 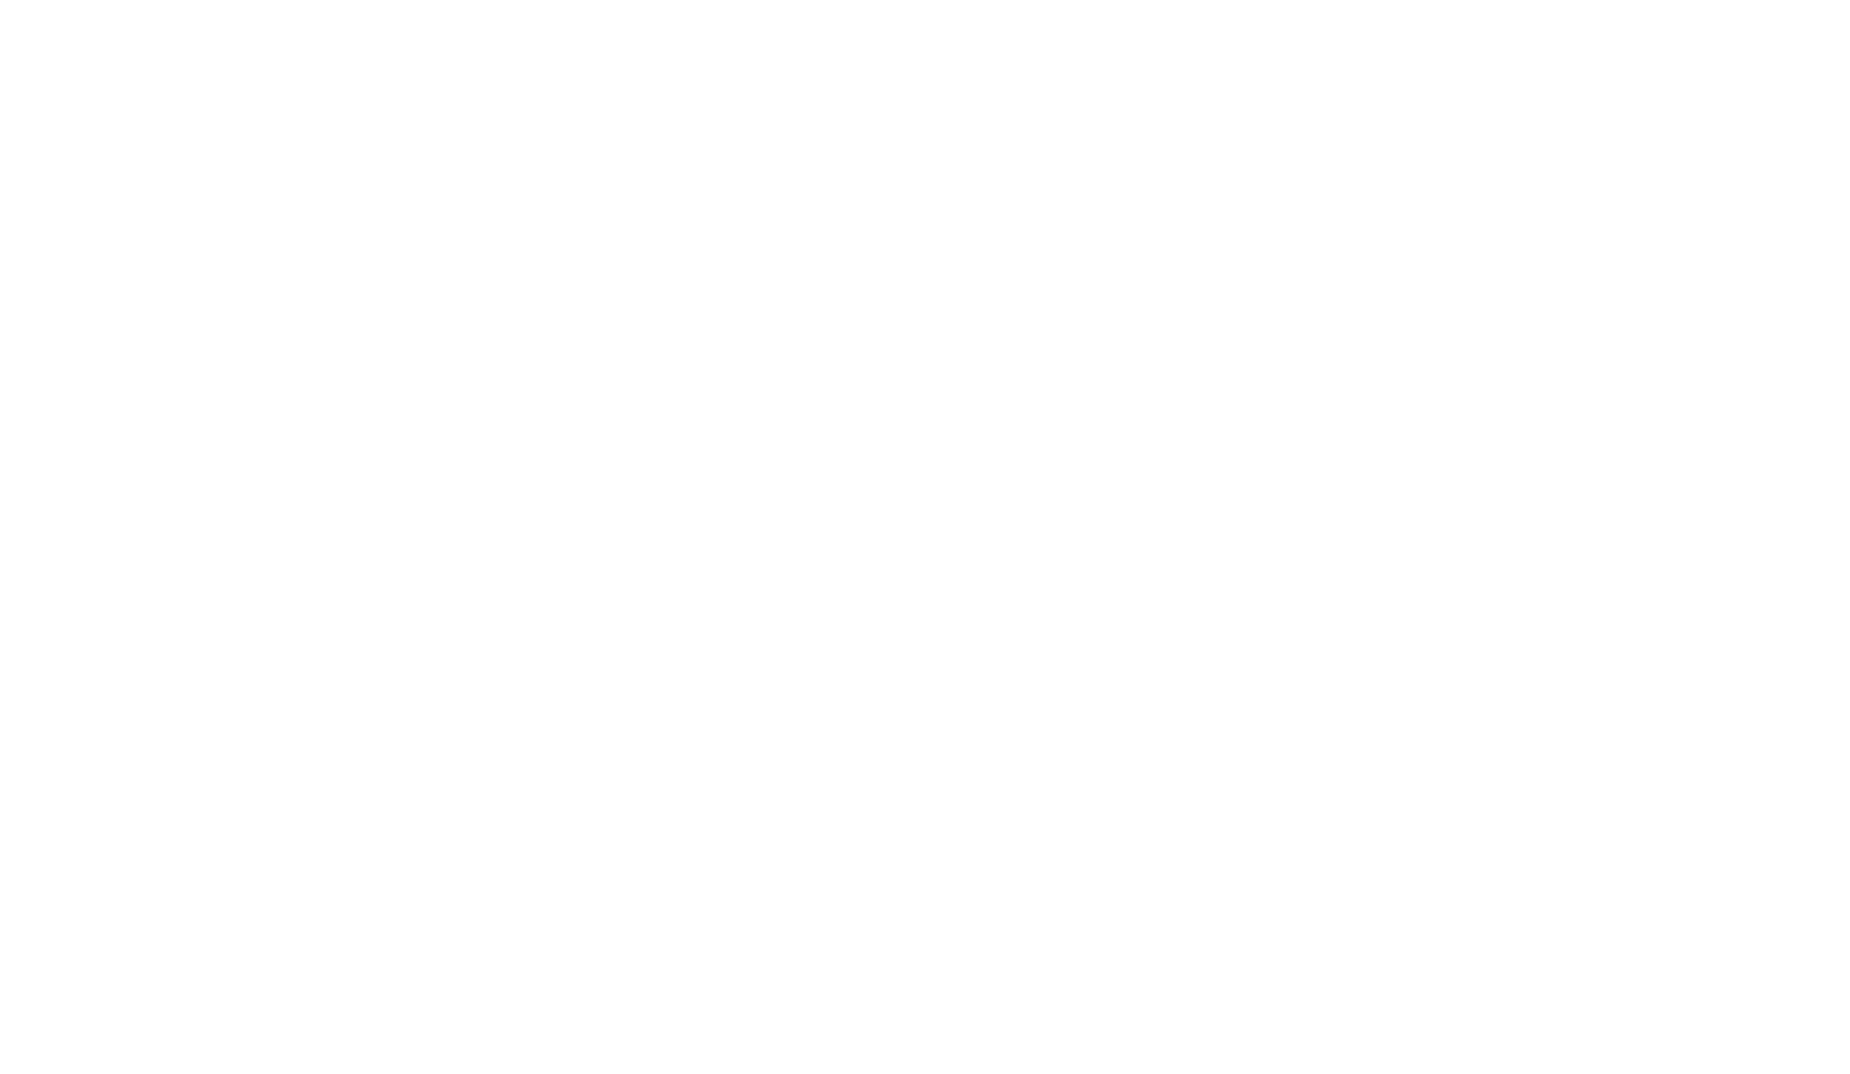 I want to click on 'Irlande', so click(x=924, y=673).